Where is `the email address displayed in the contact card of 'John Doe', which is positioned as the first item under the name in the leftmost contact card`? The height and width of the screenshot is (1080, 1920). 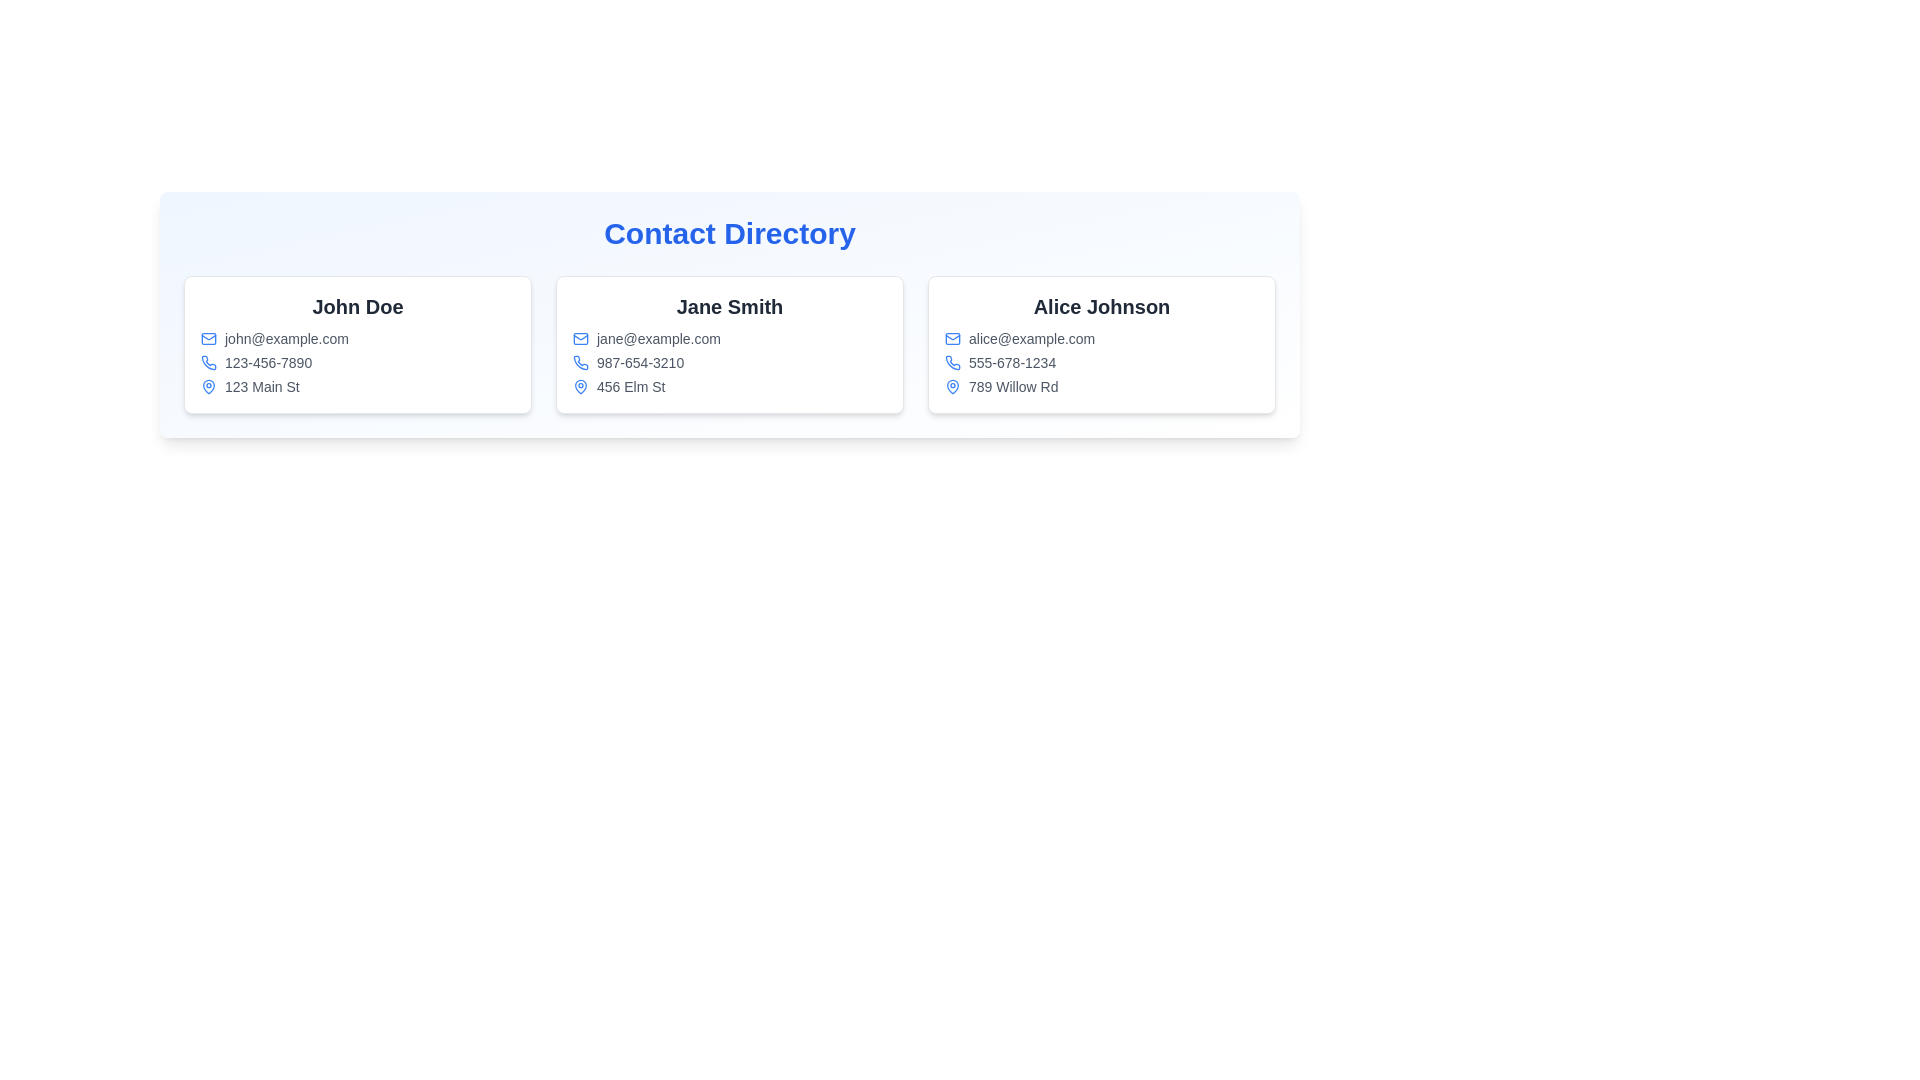
the email address displayed in the contact card of 'John Doe', which is positioned as the first item under the name in the leftmost contact card is located at coordinates (358, 338).